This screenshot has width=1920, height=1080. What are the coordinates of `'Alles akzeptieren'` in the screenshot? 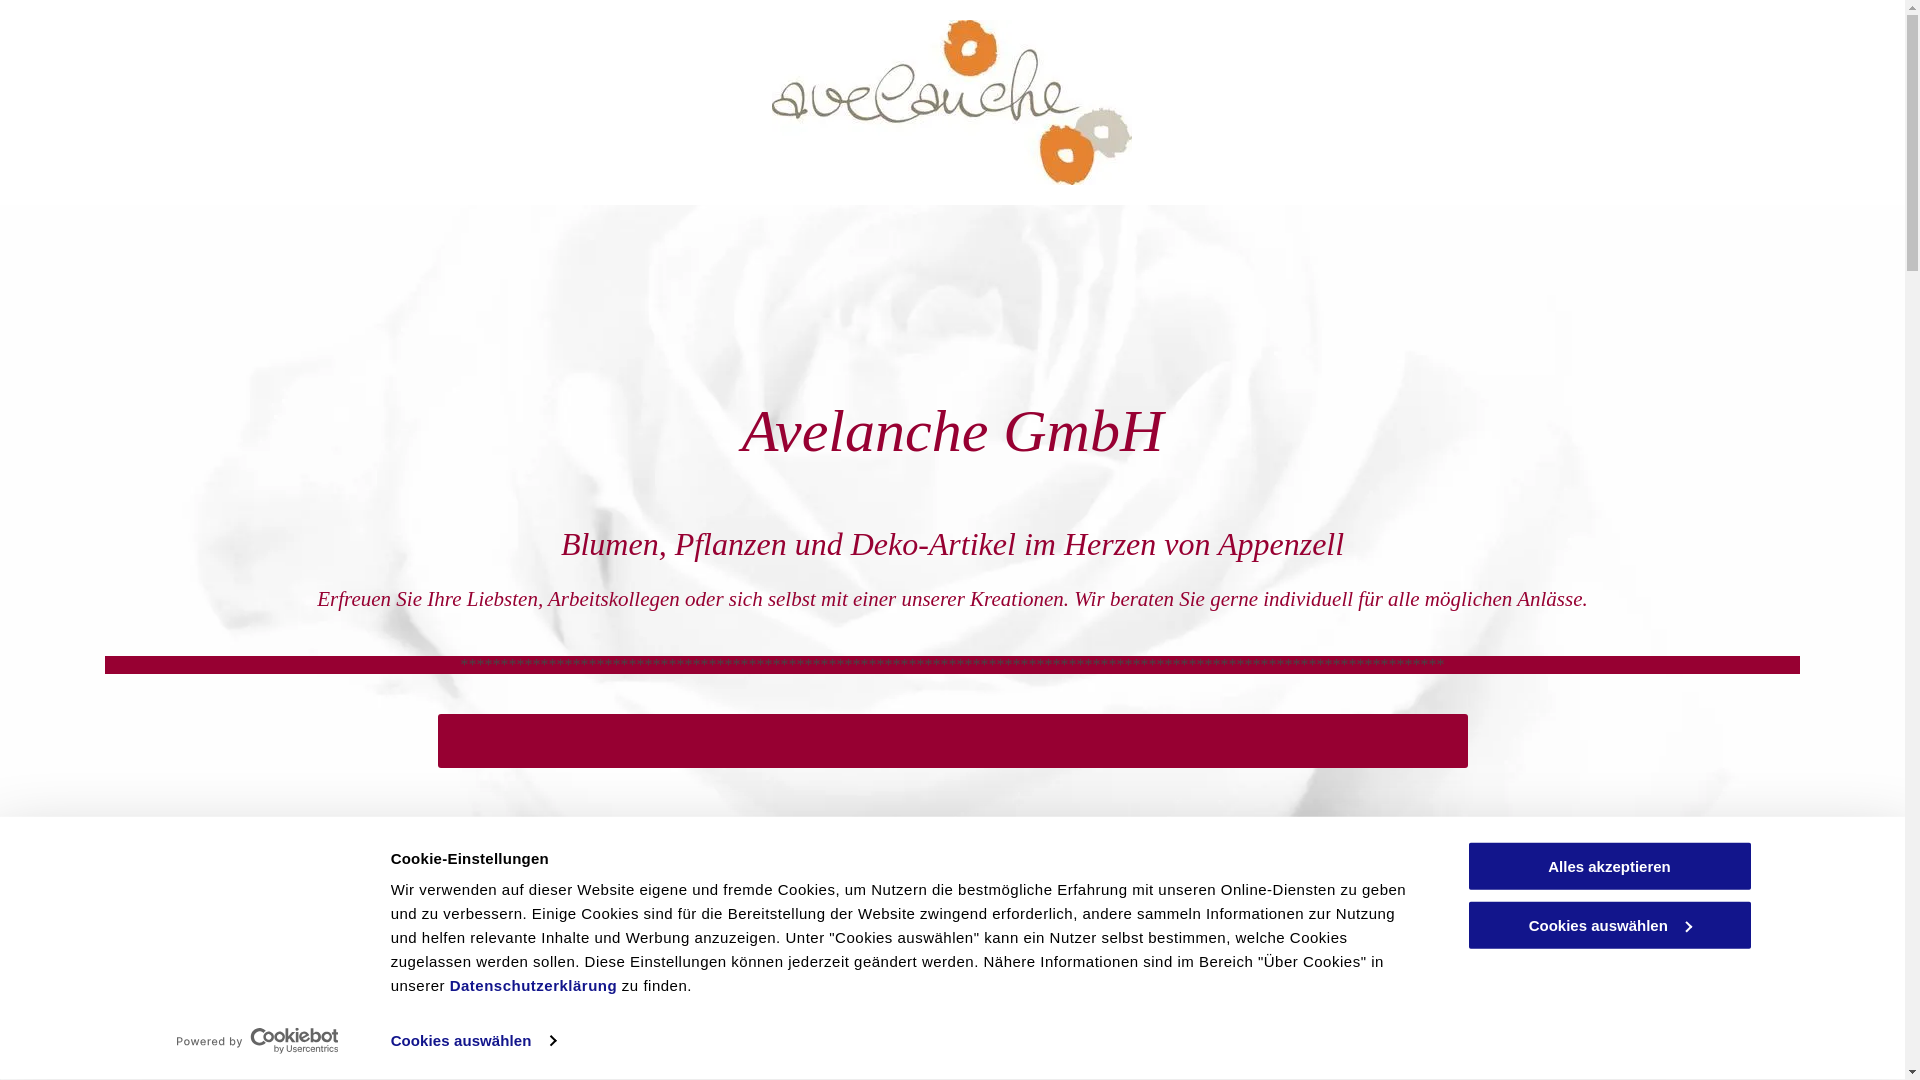 It's located at (1608, 865).